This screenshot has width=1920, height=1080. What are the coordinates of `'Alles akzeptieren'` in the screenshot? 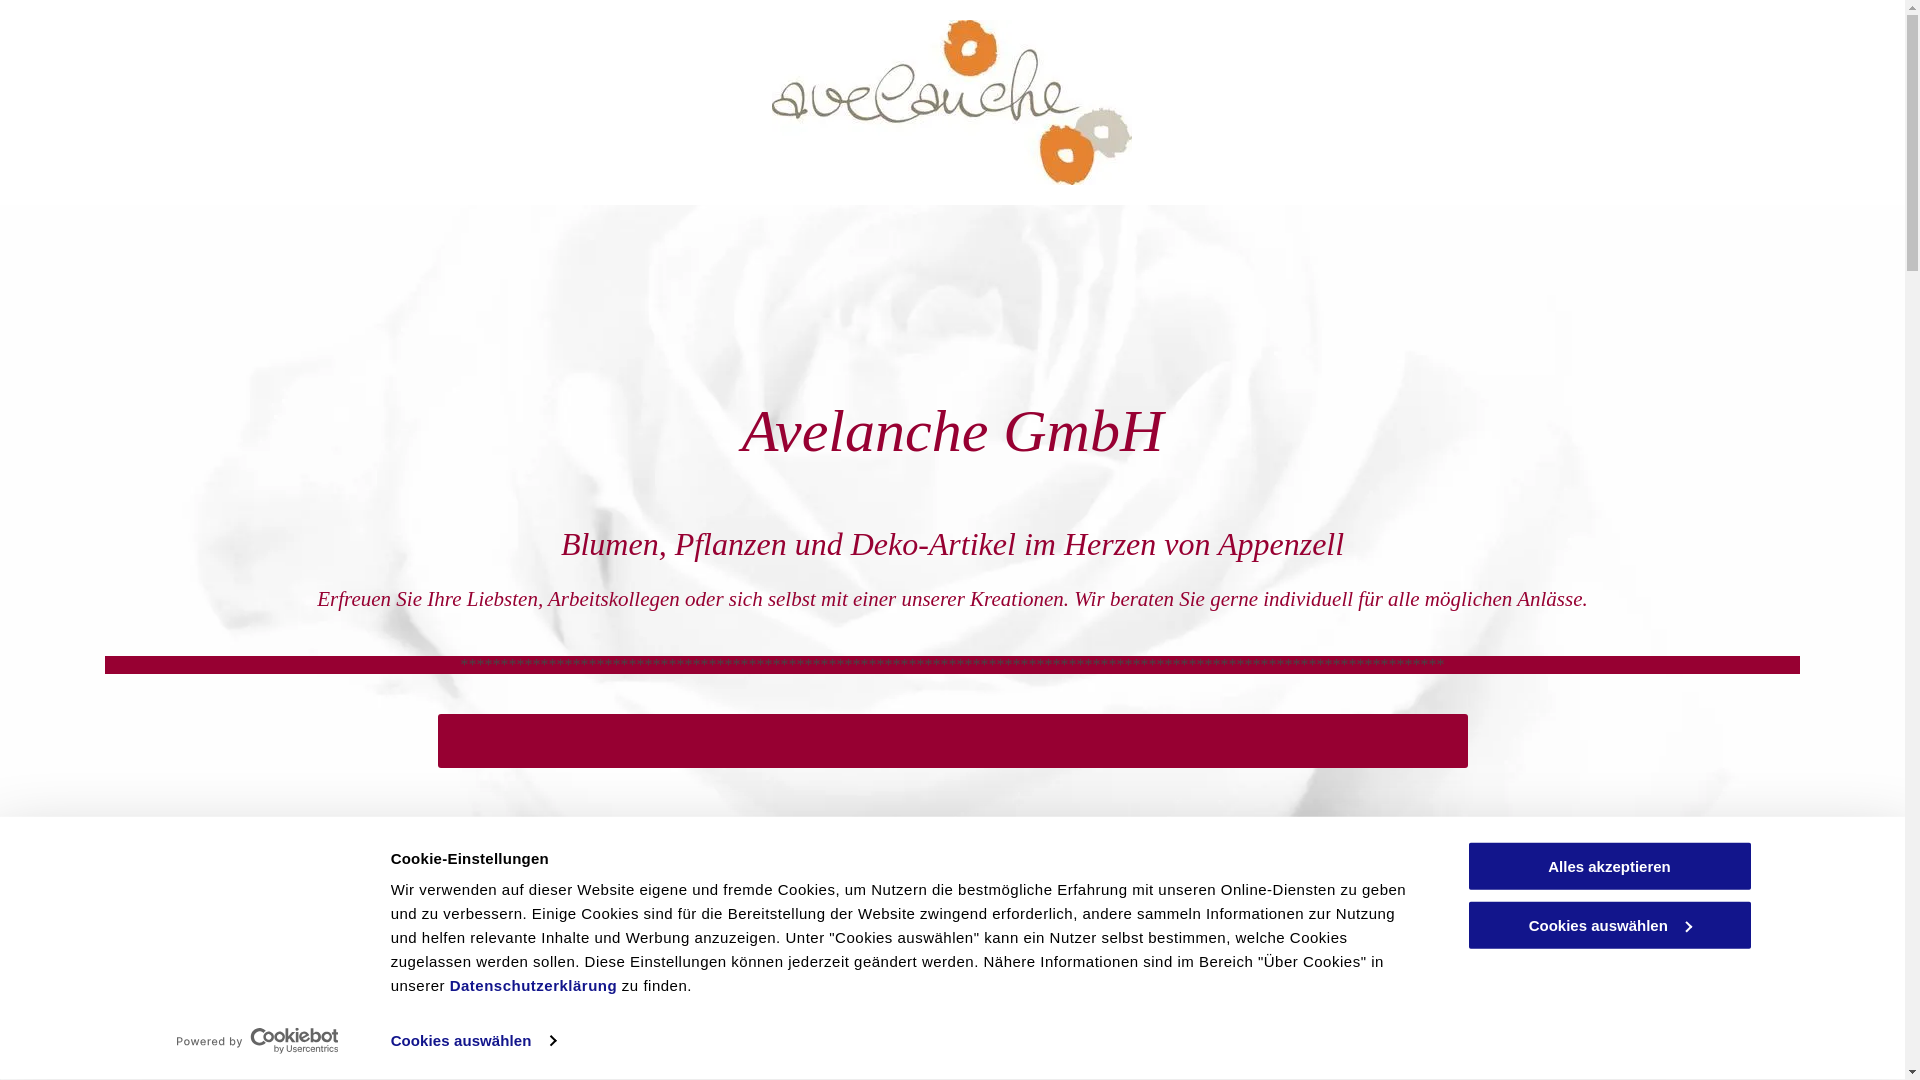 It's located at (1608, 865).